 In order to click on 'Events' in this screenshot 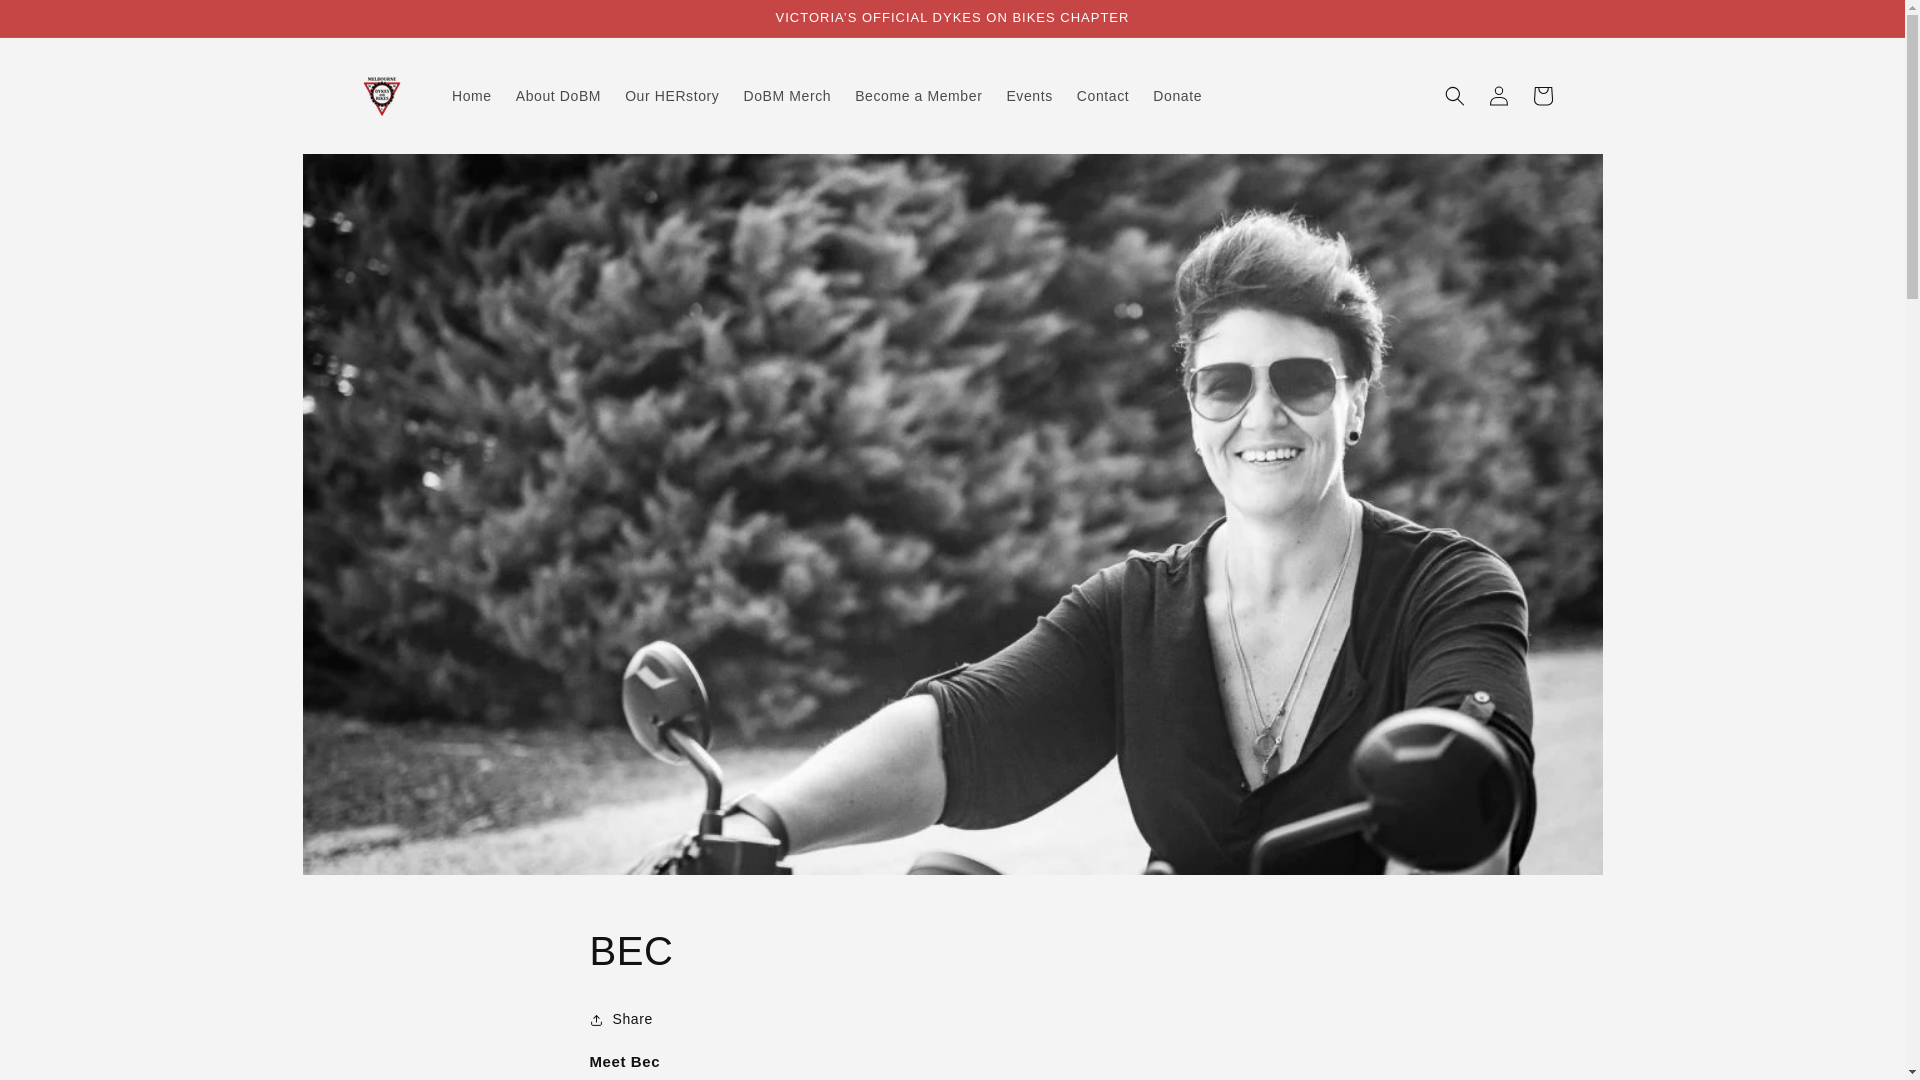, I will do `click(993, 96)`.